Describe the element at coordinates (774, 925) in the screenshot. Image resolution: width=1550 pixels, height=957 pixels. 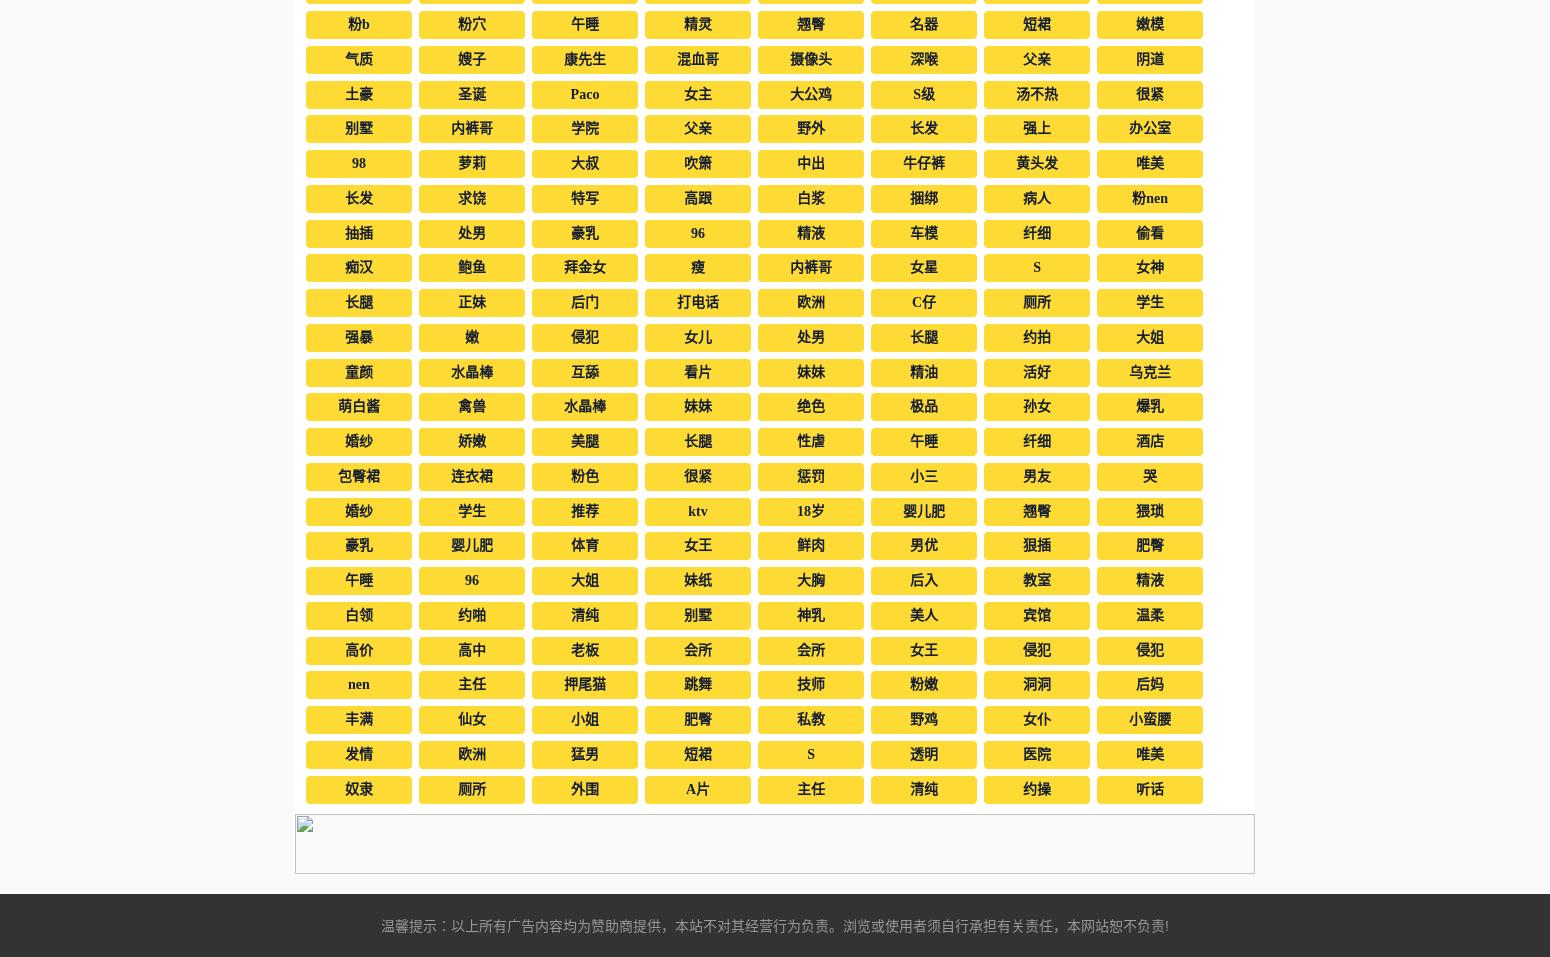
I see `'温馨提示：以上所有广告内容均为赞助商提供，本站不对其经营行为负责。浏览或使用者须自行承担有关责任，本网站恕不负责!'` at that location.